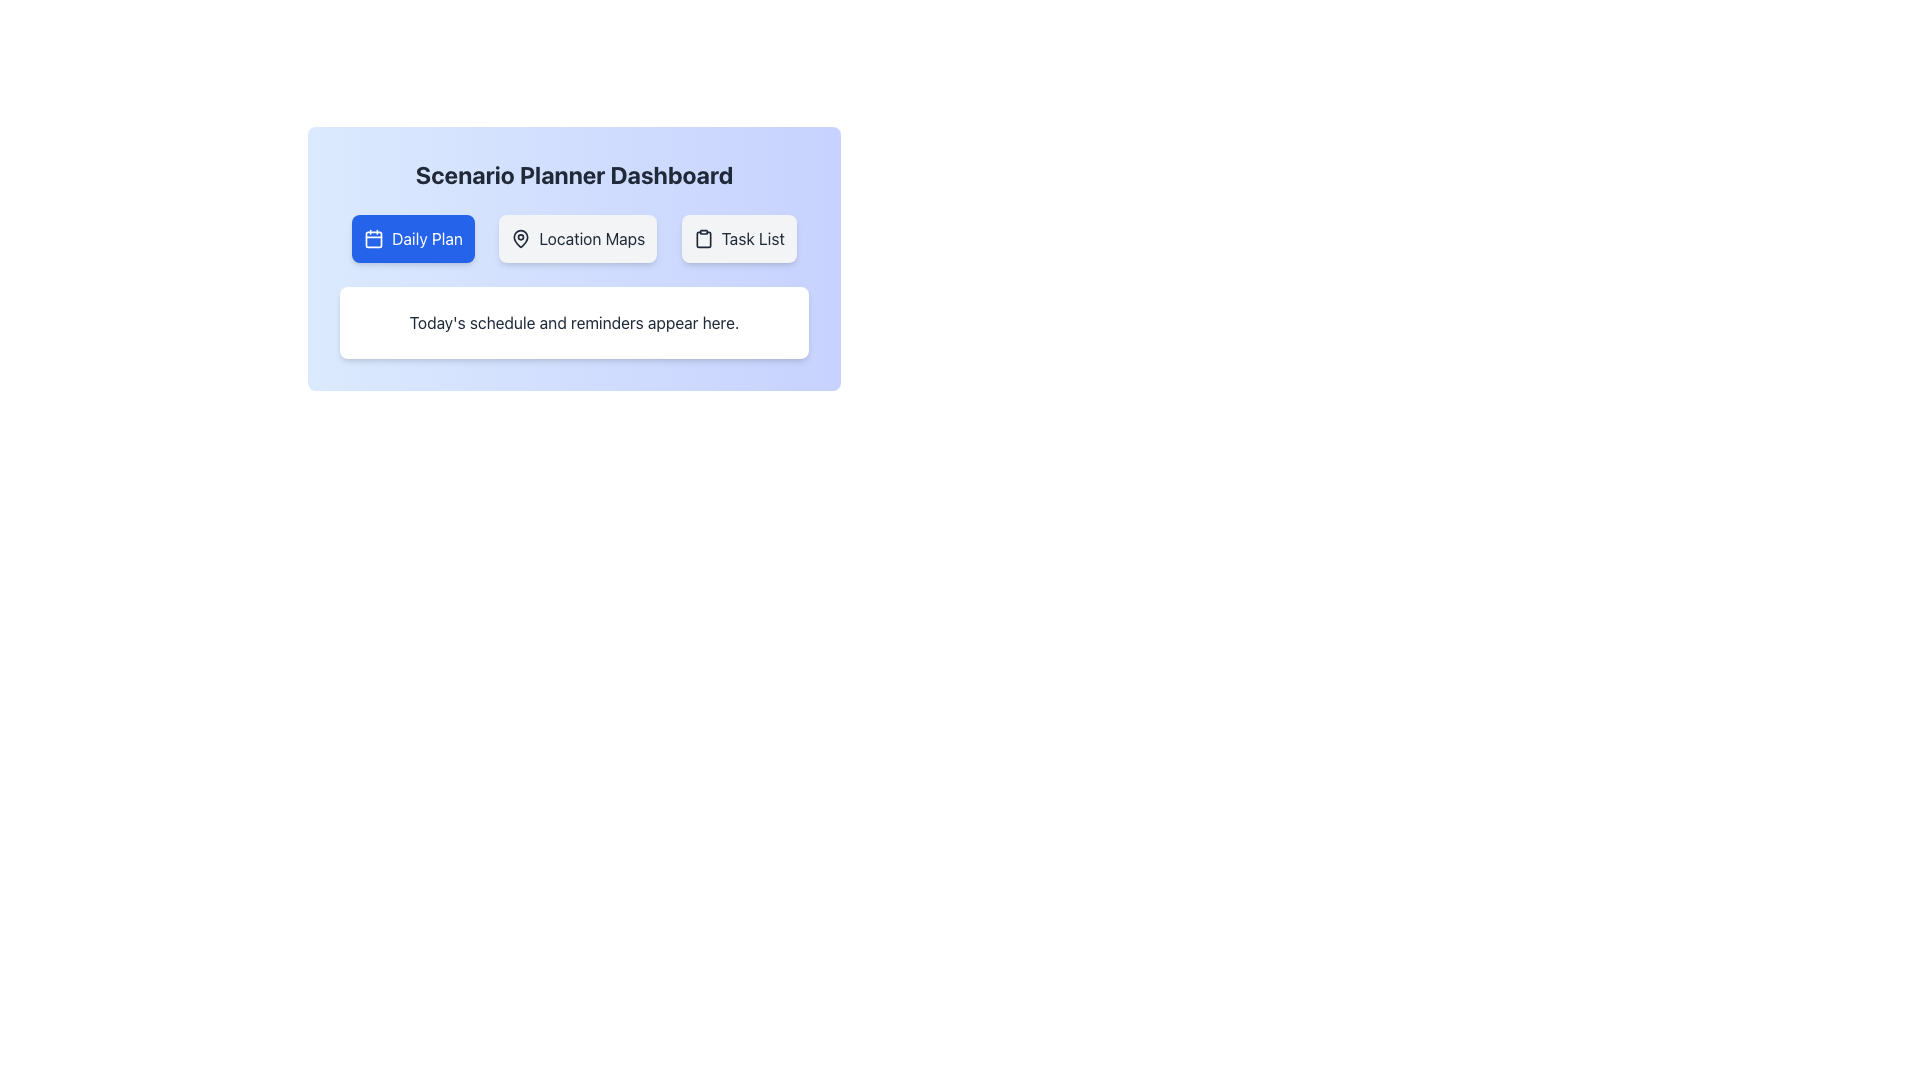  What do you see at coordinates (374, 238) in the screenshot?
I see `the decorative shape, which is a vibrant blue rounded rectangle within the calendar icon of the 'Daily Plan' button in the dashboard interface` at bounding box center [374, 238].